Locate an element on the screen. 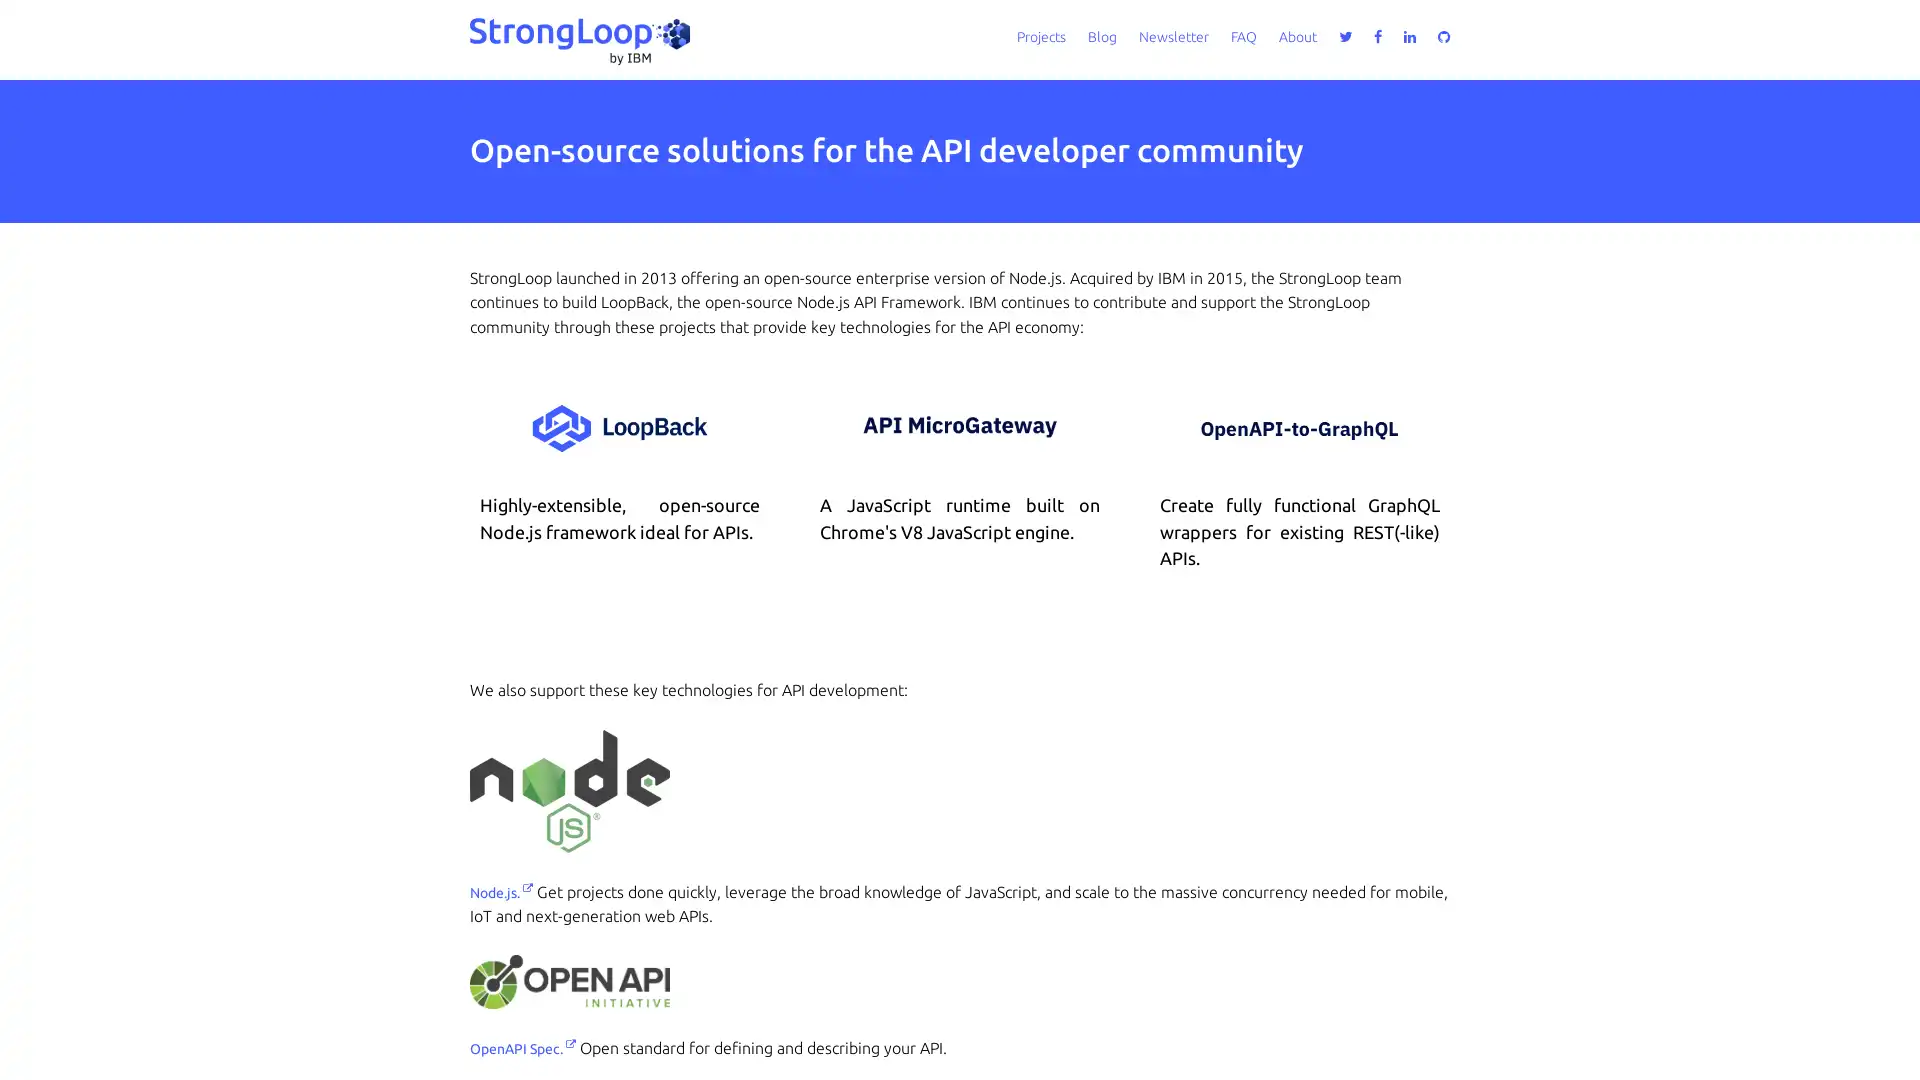 The image size is (1920, 1080). close icon is located at coordinates (1904, 928).